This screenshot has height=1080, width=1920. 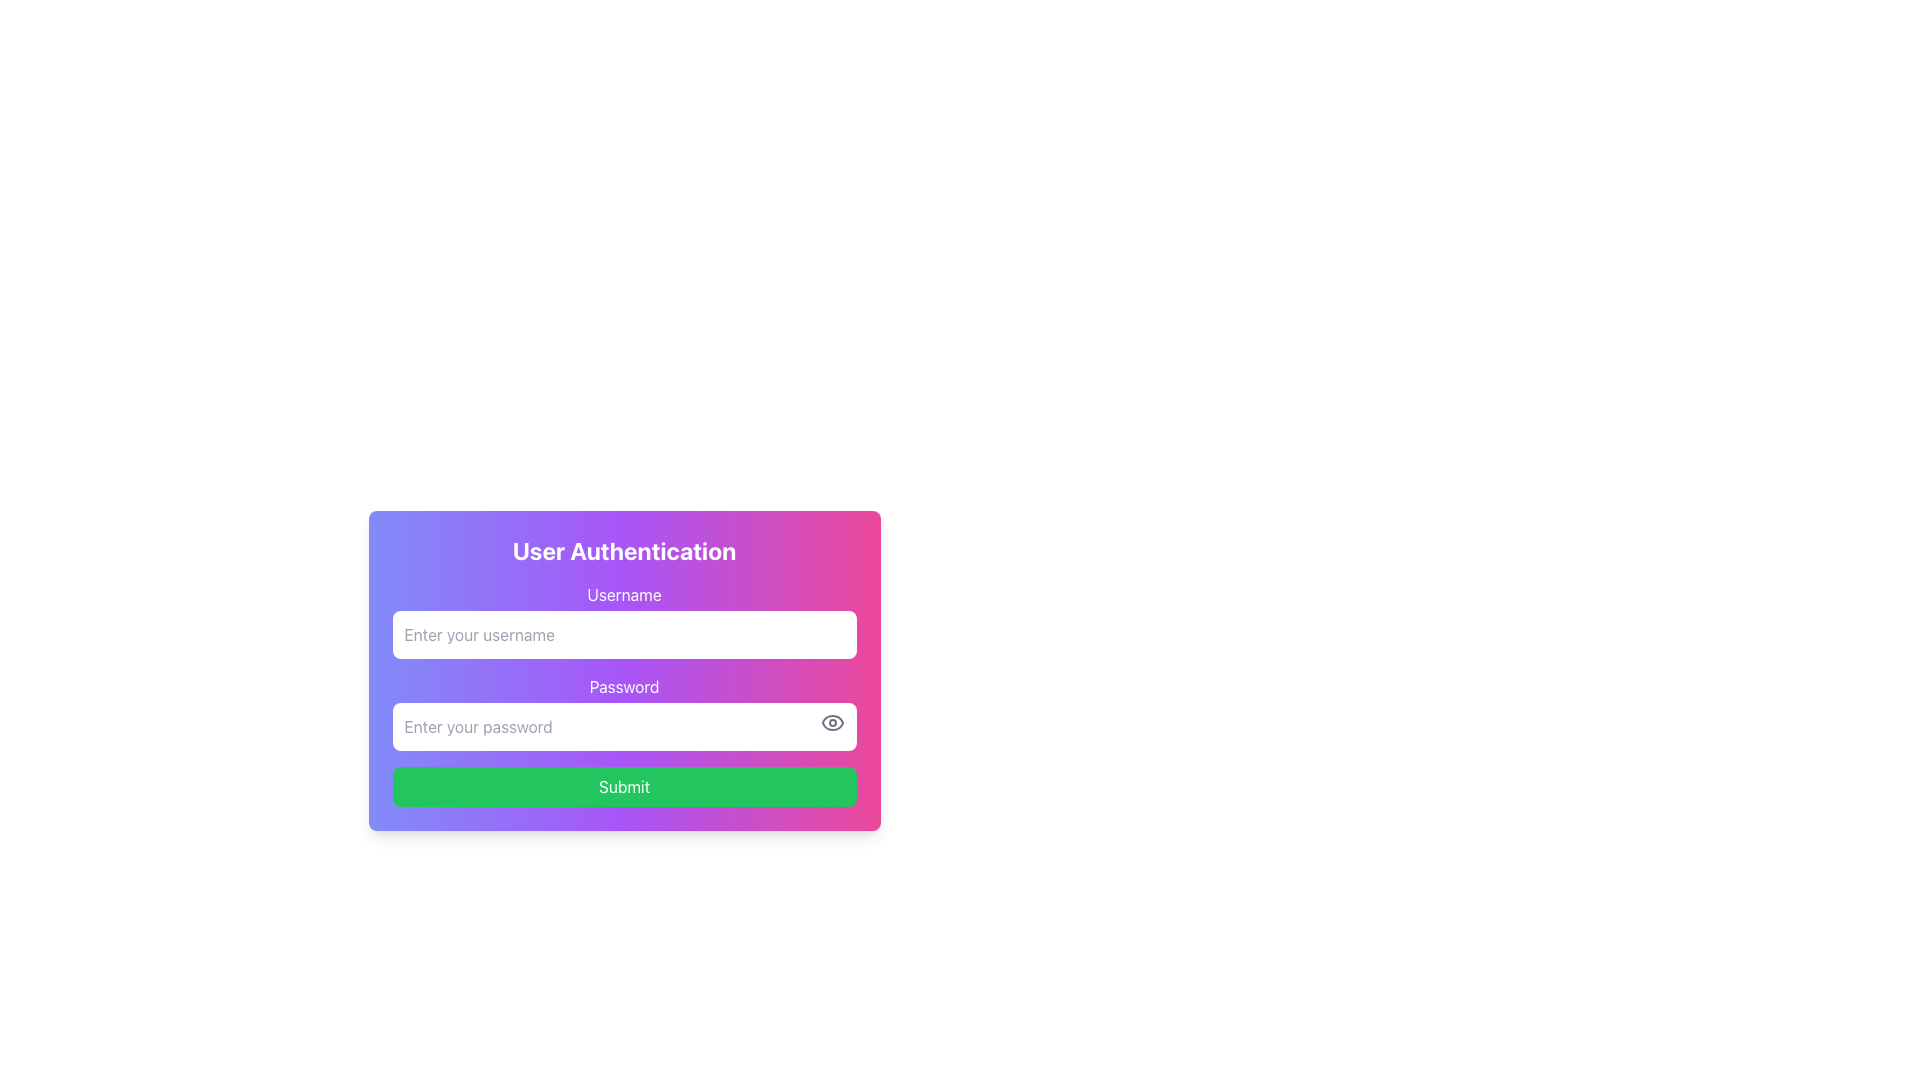 I want to click on the green 'Submit' button located at the bottom of the user authentication form, so click(x=623, y=785).